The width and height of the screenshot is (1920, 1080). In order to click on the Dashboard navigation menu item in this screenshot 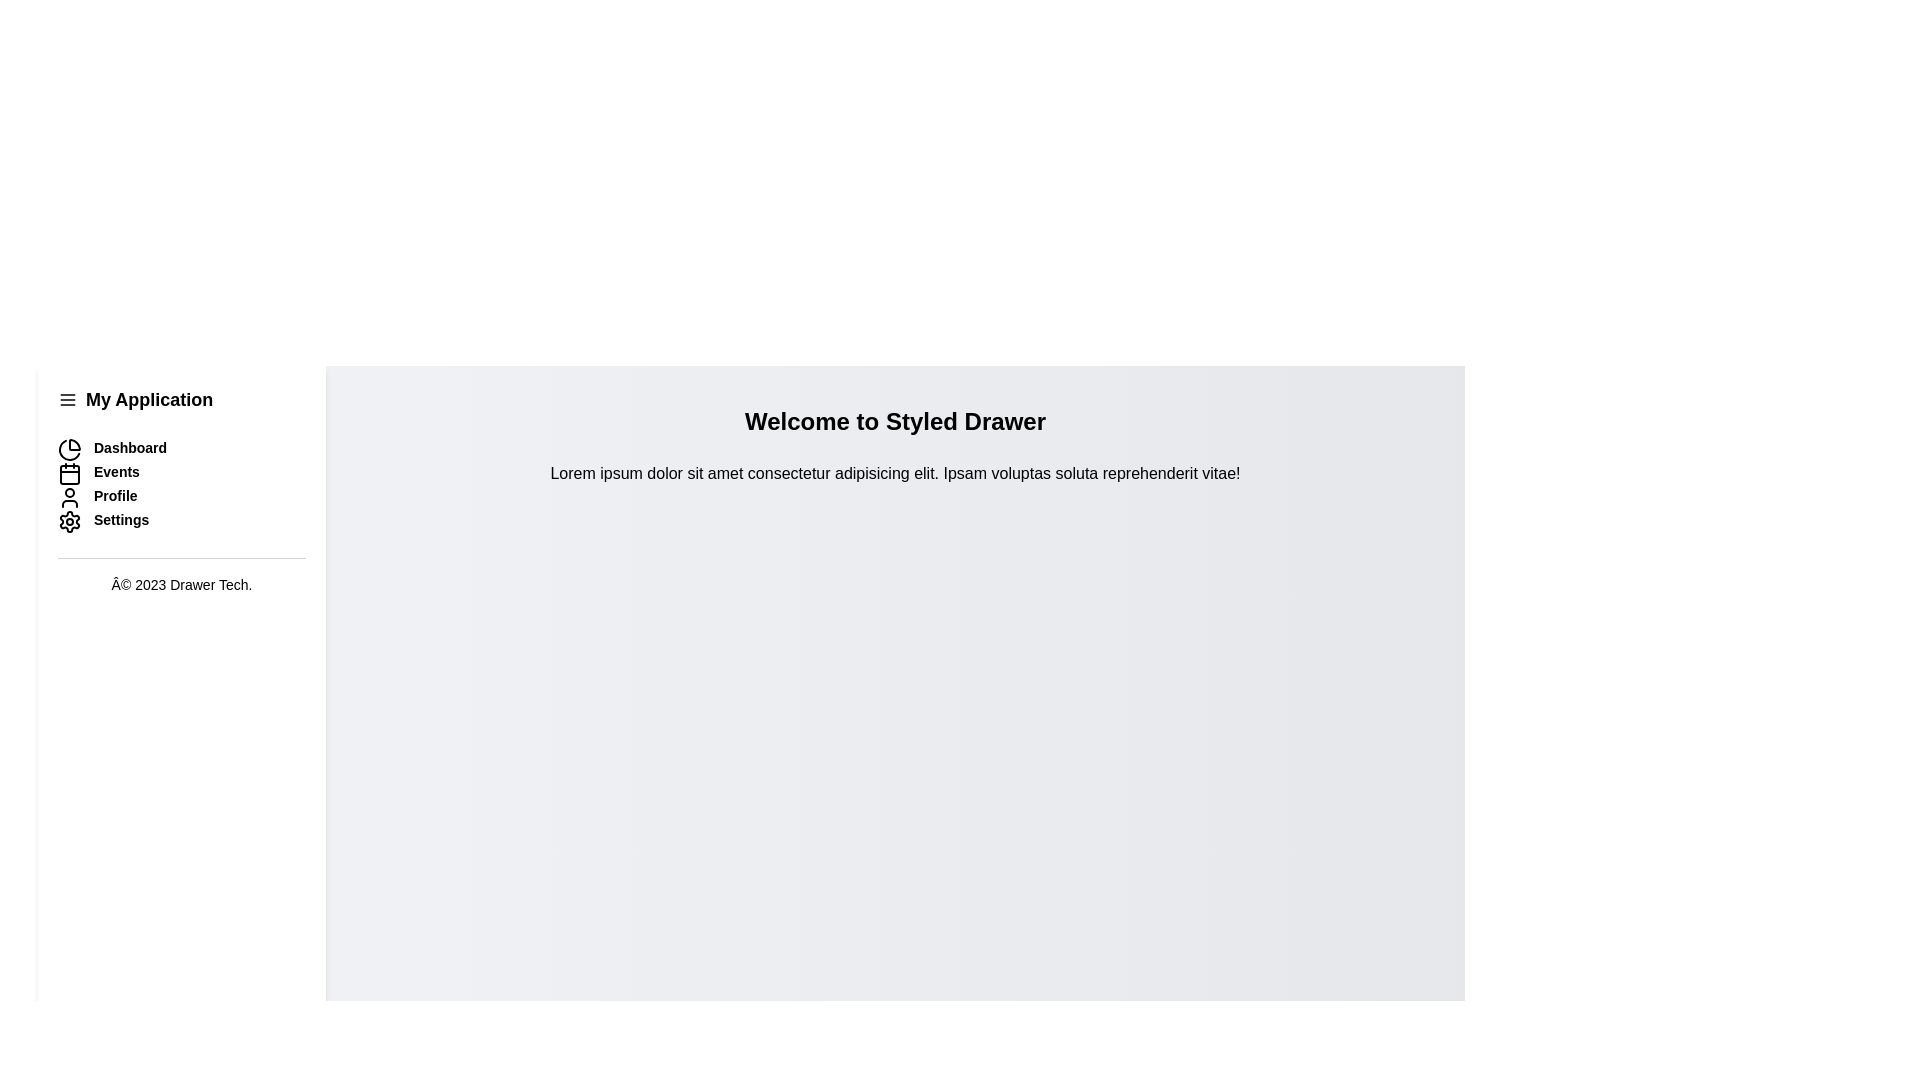, I will do `click(182, 450)`.